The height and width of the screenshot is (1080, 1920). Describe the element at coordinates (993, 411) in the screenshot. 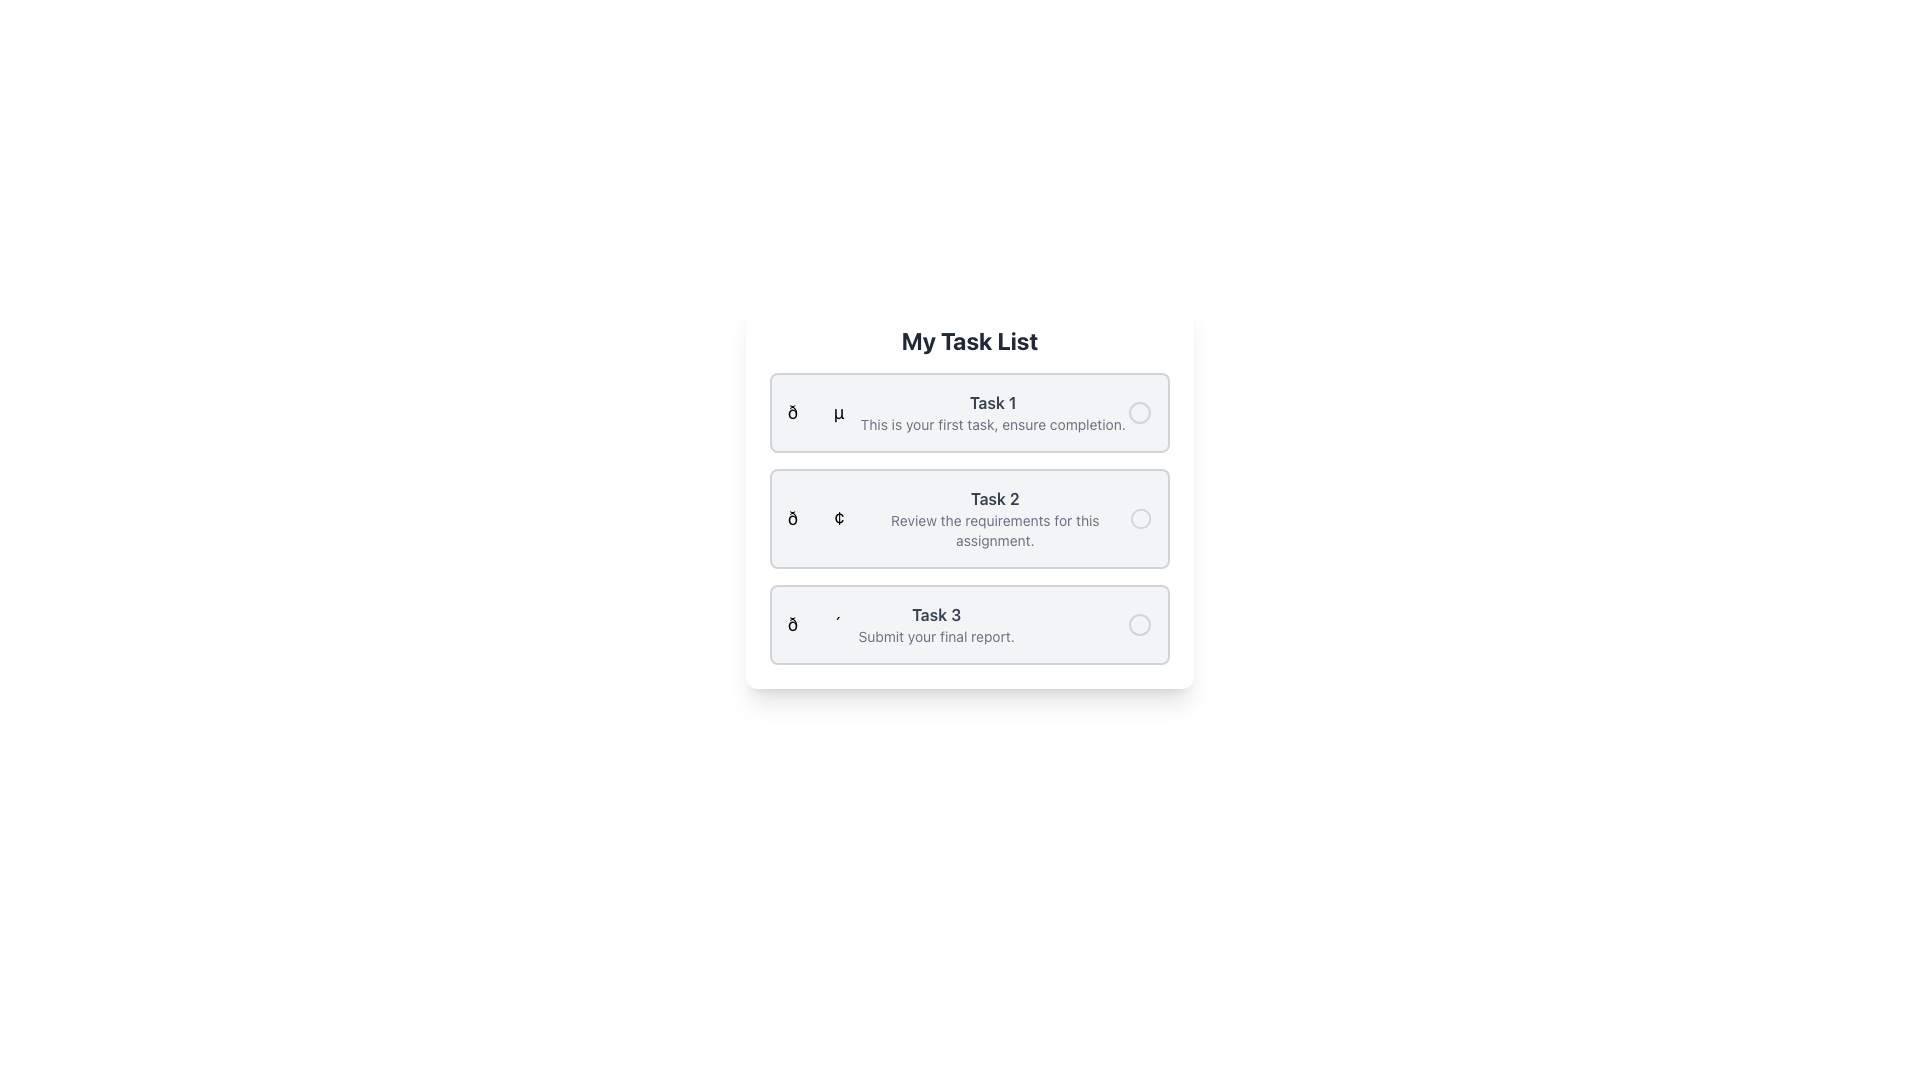

I see `the non-interactive textual display component that contains 'Task 1' and 'This is your first task, ensure completion.'` at that location.